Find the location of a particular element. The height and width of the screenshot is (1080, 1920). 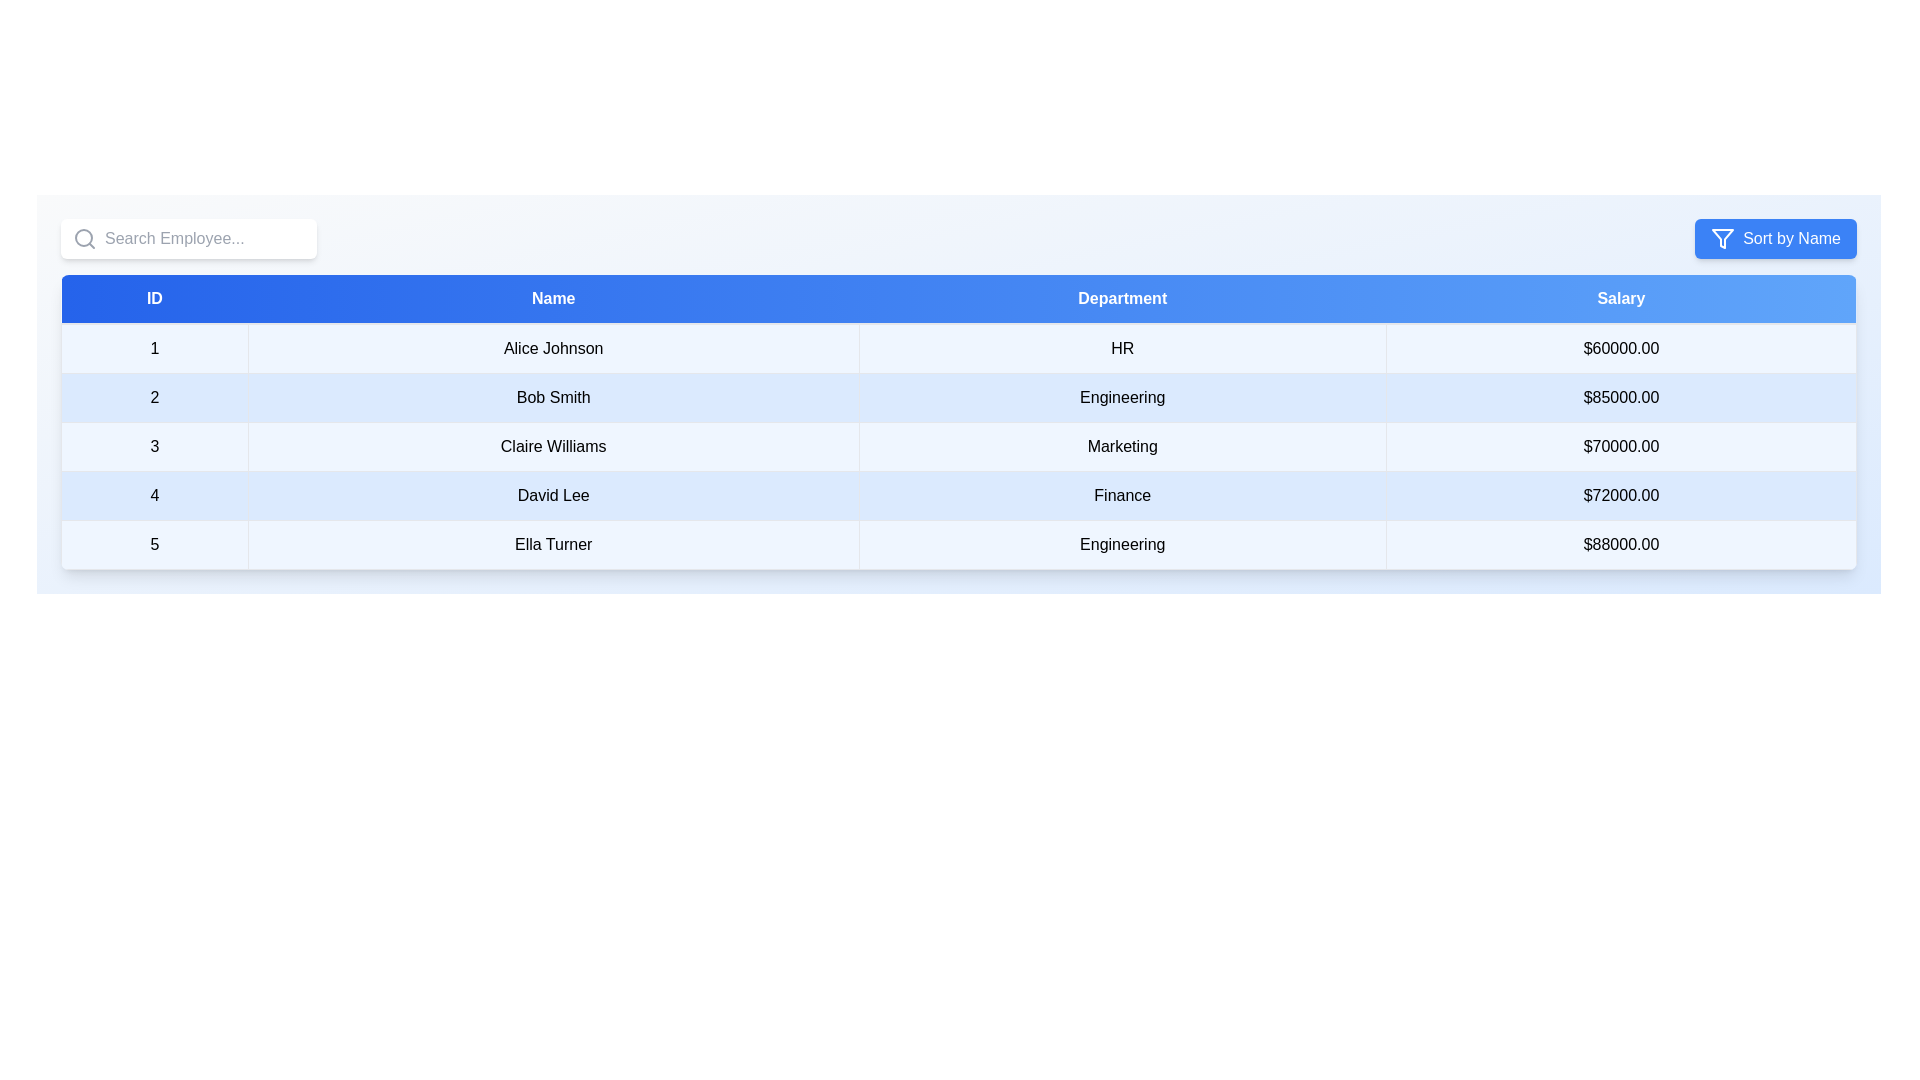

the text label displaying 'Marketing' in black font on a light blue background, which is located in the third row of the table under the 'Department' column is located at coordinates (1122, 446).